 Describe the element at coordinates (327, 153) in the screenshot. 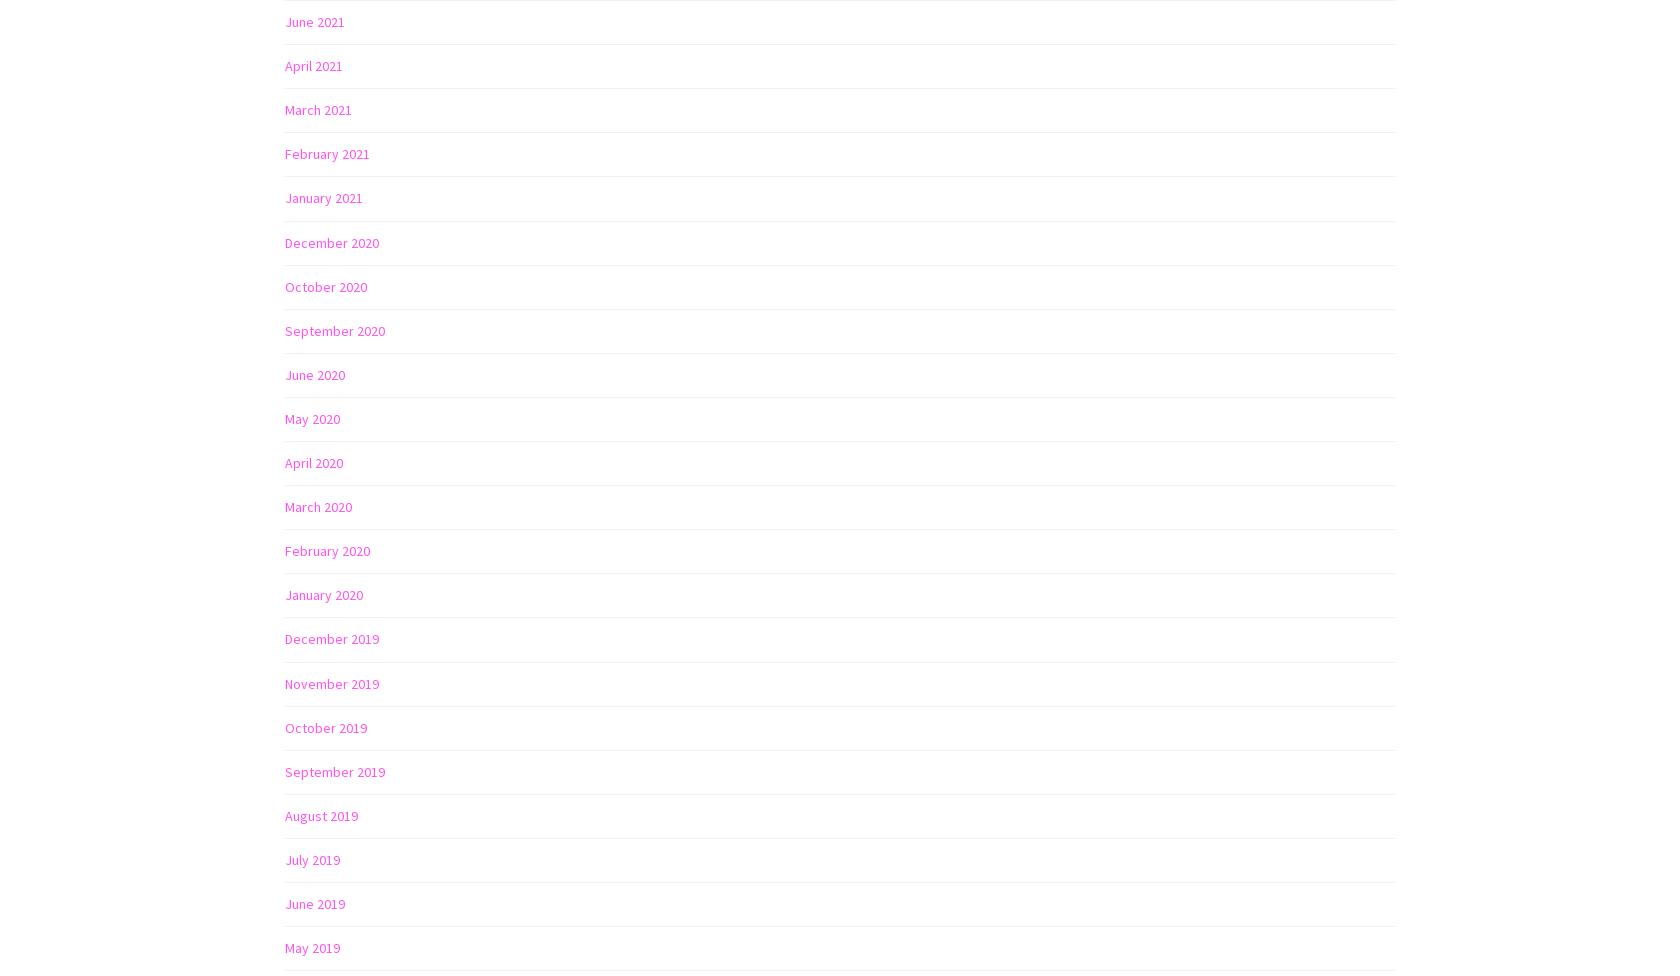

I see `'February 2021'` at that location.